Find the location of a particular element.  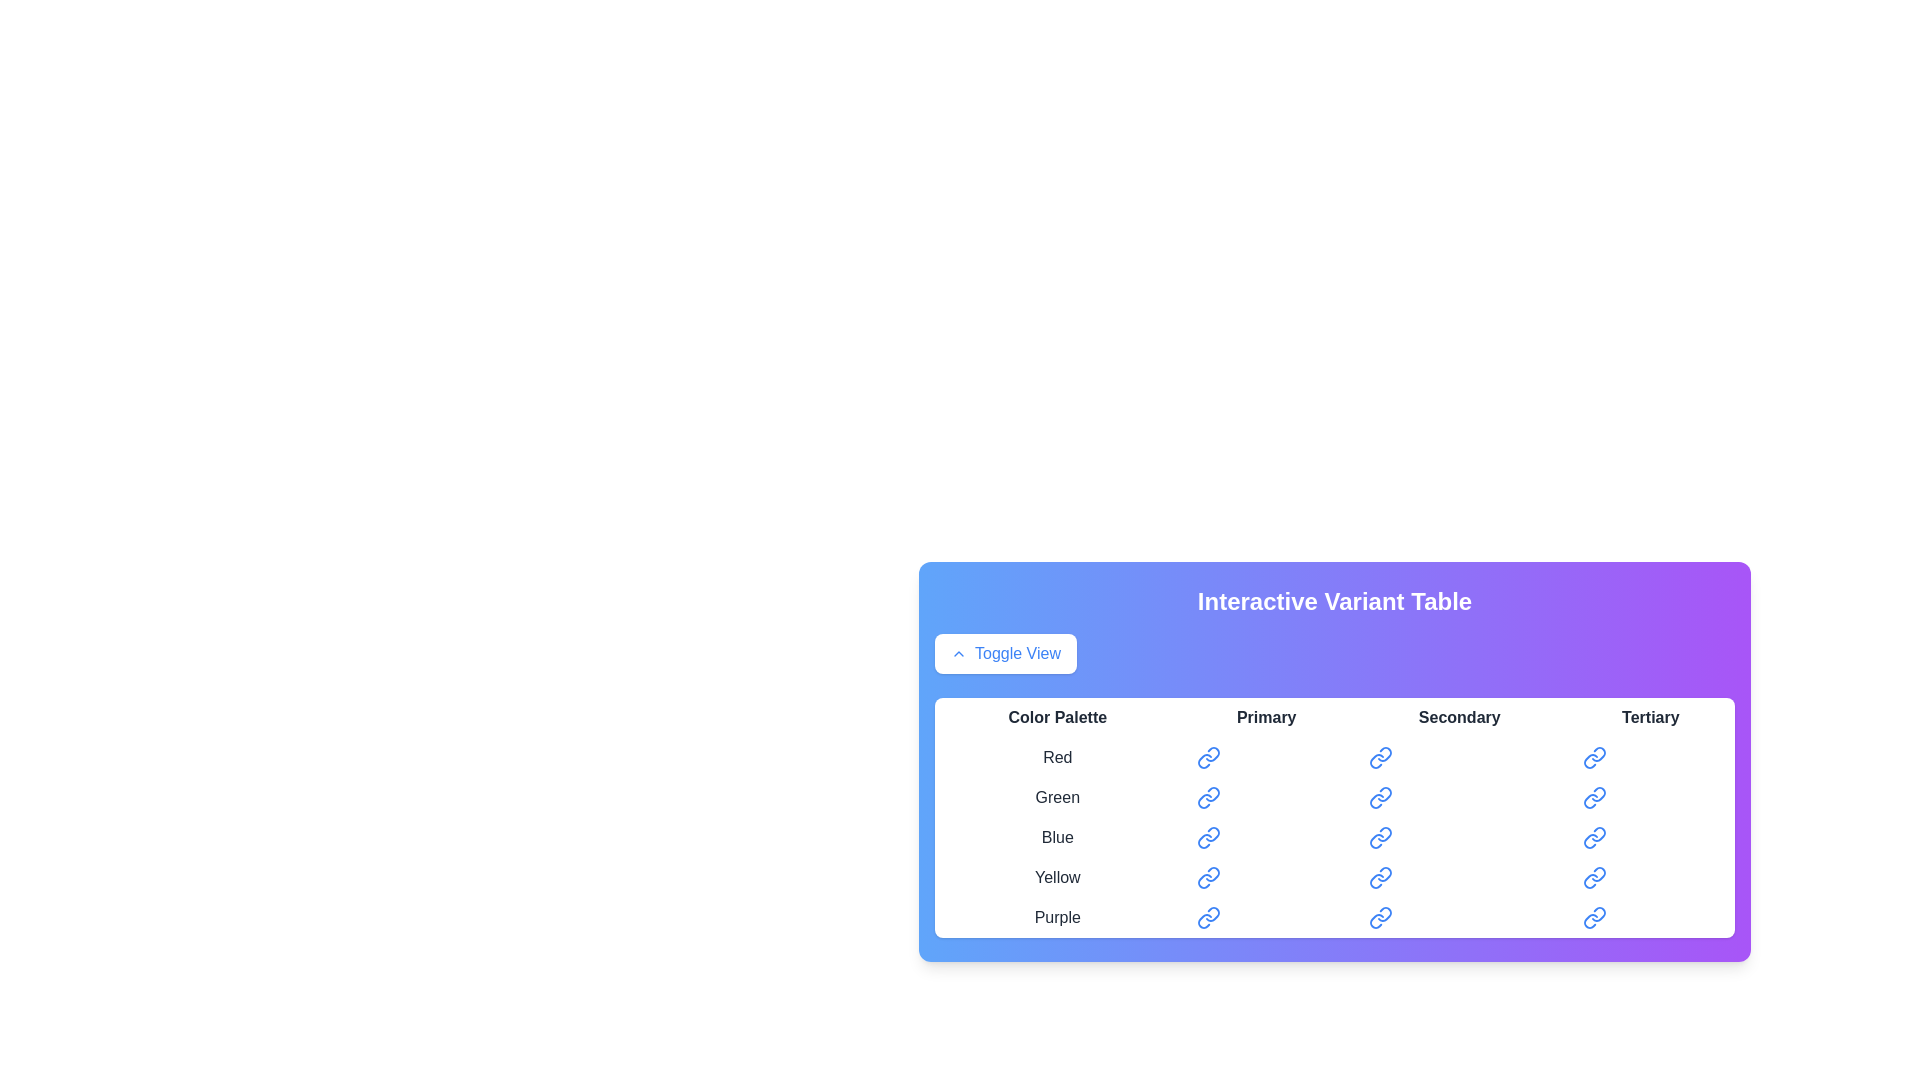

text 'Green' from the label located in the second row under the 'Color Palette' column of the table is located at coordinates (1056, 797).